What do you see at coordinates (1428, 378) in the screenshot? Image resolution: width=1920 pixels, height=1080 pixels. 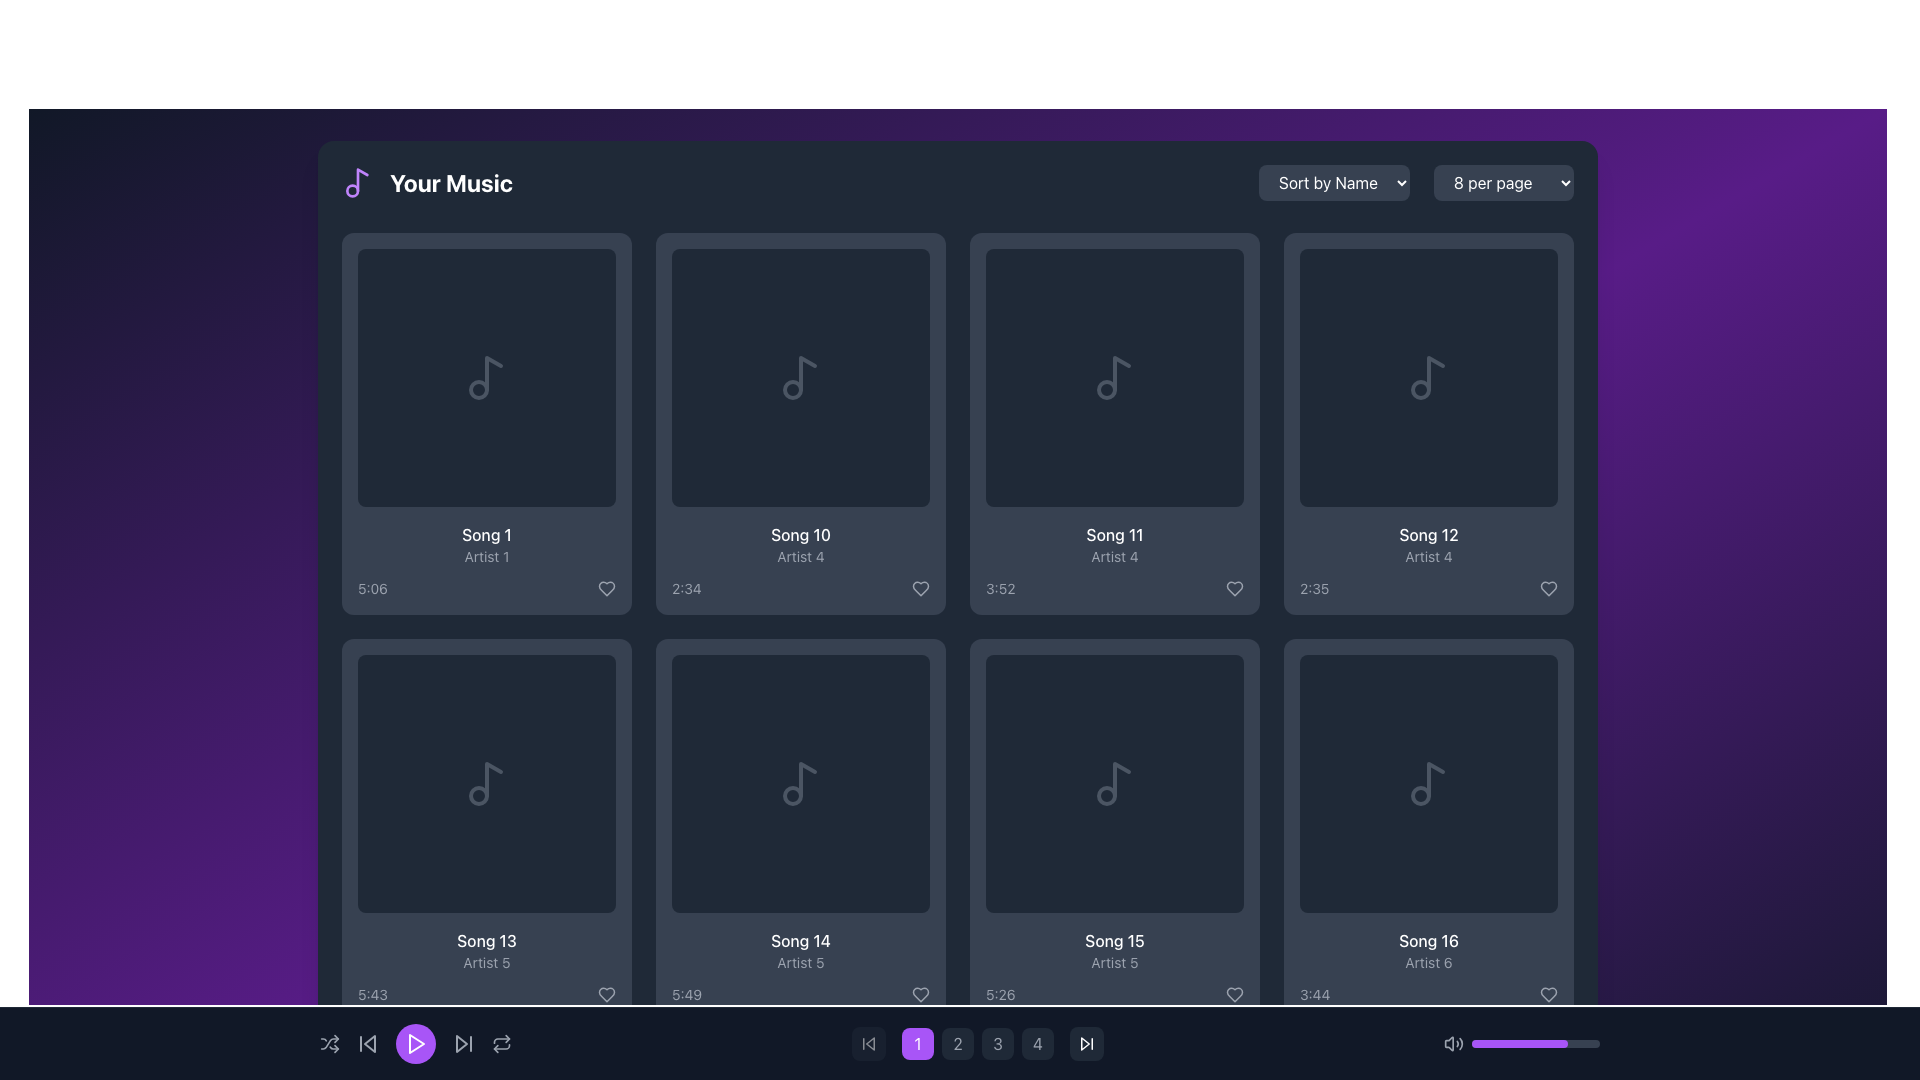 I see `the circular button with a purple background containing a white play icon, located beneath the placeholder image of 'Song 12' and above the song duration text '2:35'` at bounding box center [1428, 378].